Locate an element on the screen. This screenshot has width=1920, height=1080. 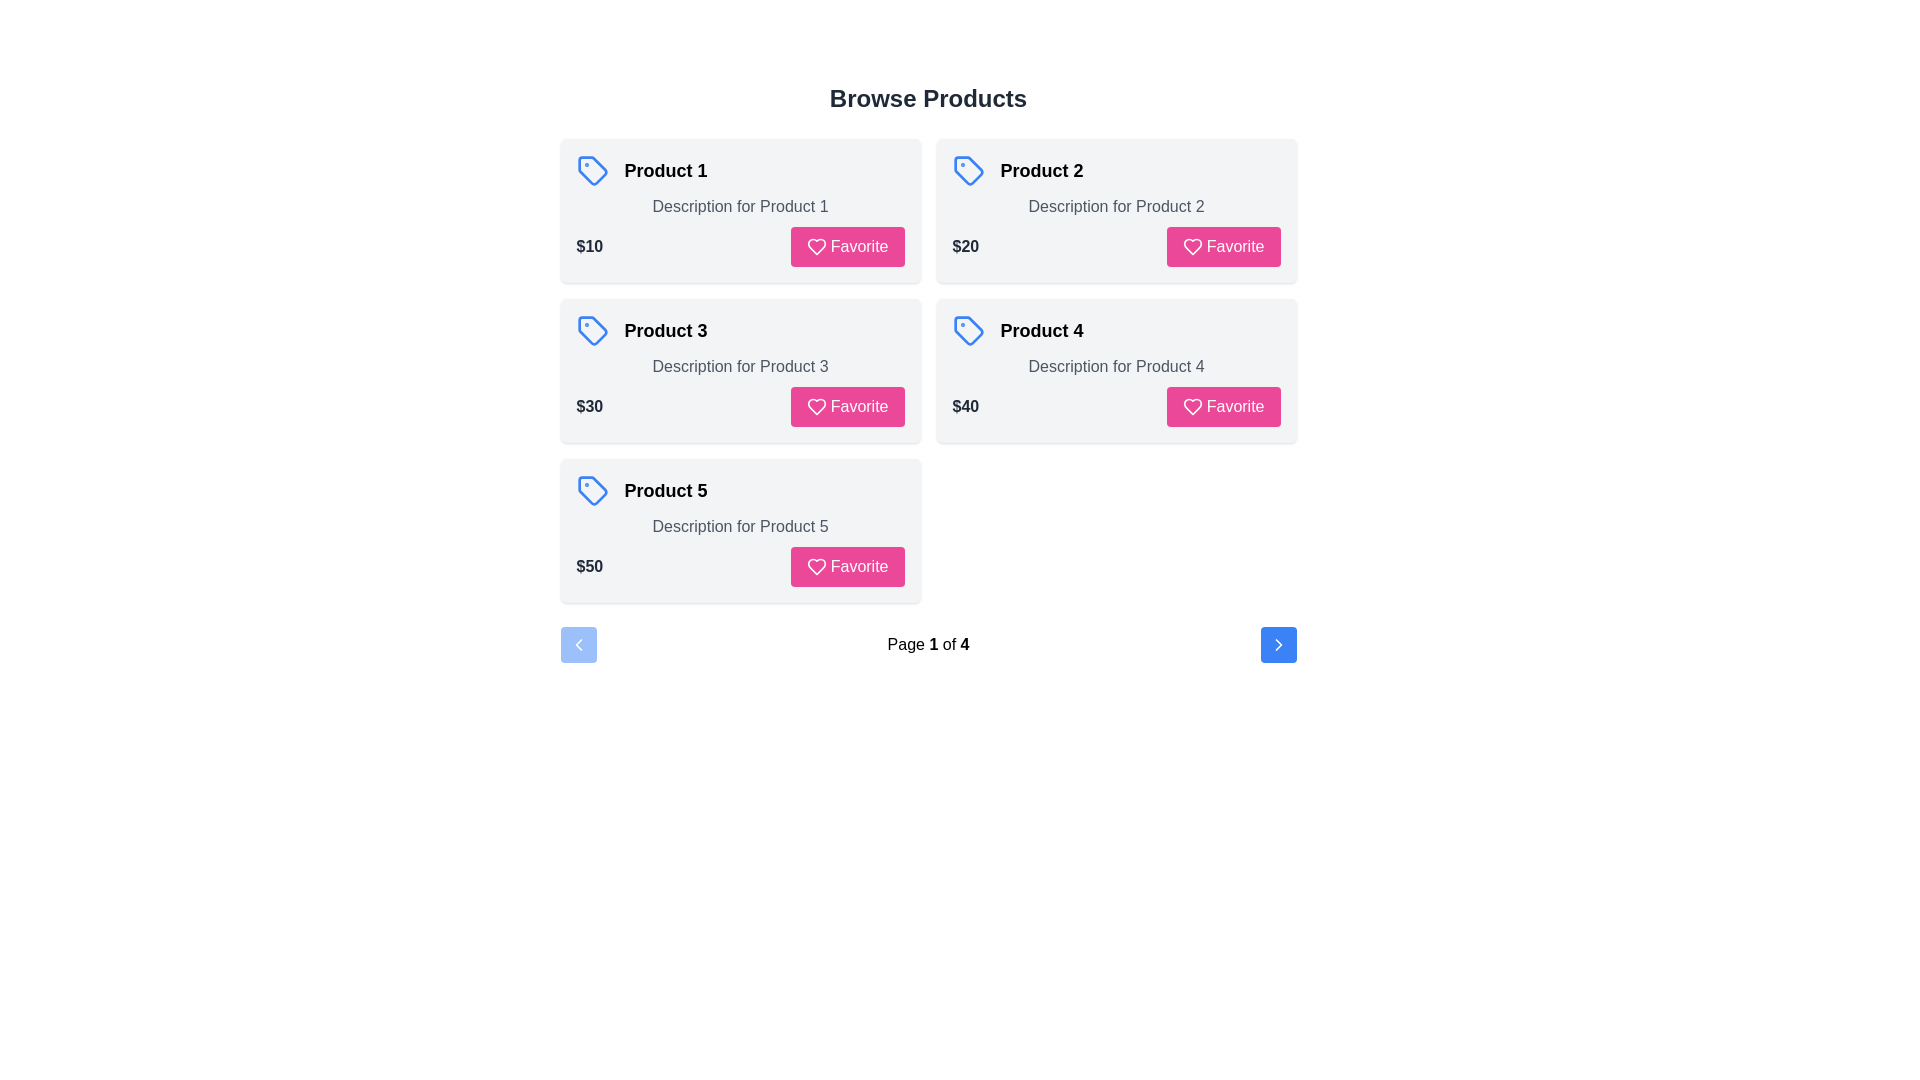
the heart-shaped icon with a pink outline in the 'Favorite' button is located at coordinates (1192, 406).